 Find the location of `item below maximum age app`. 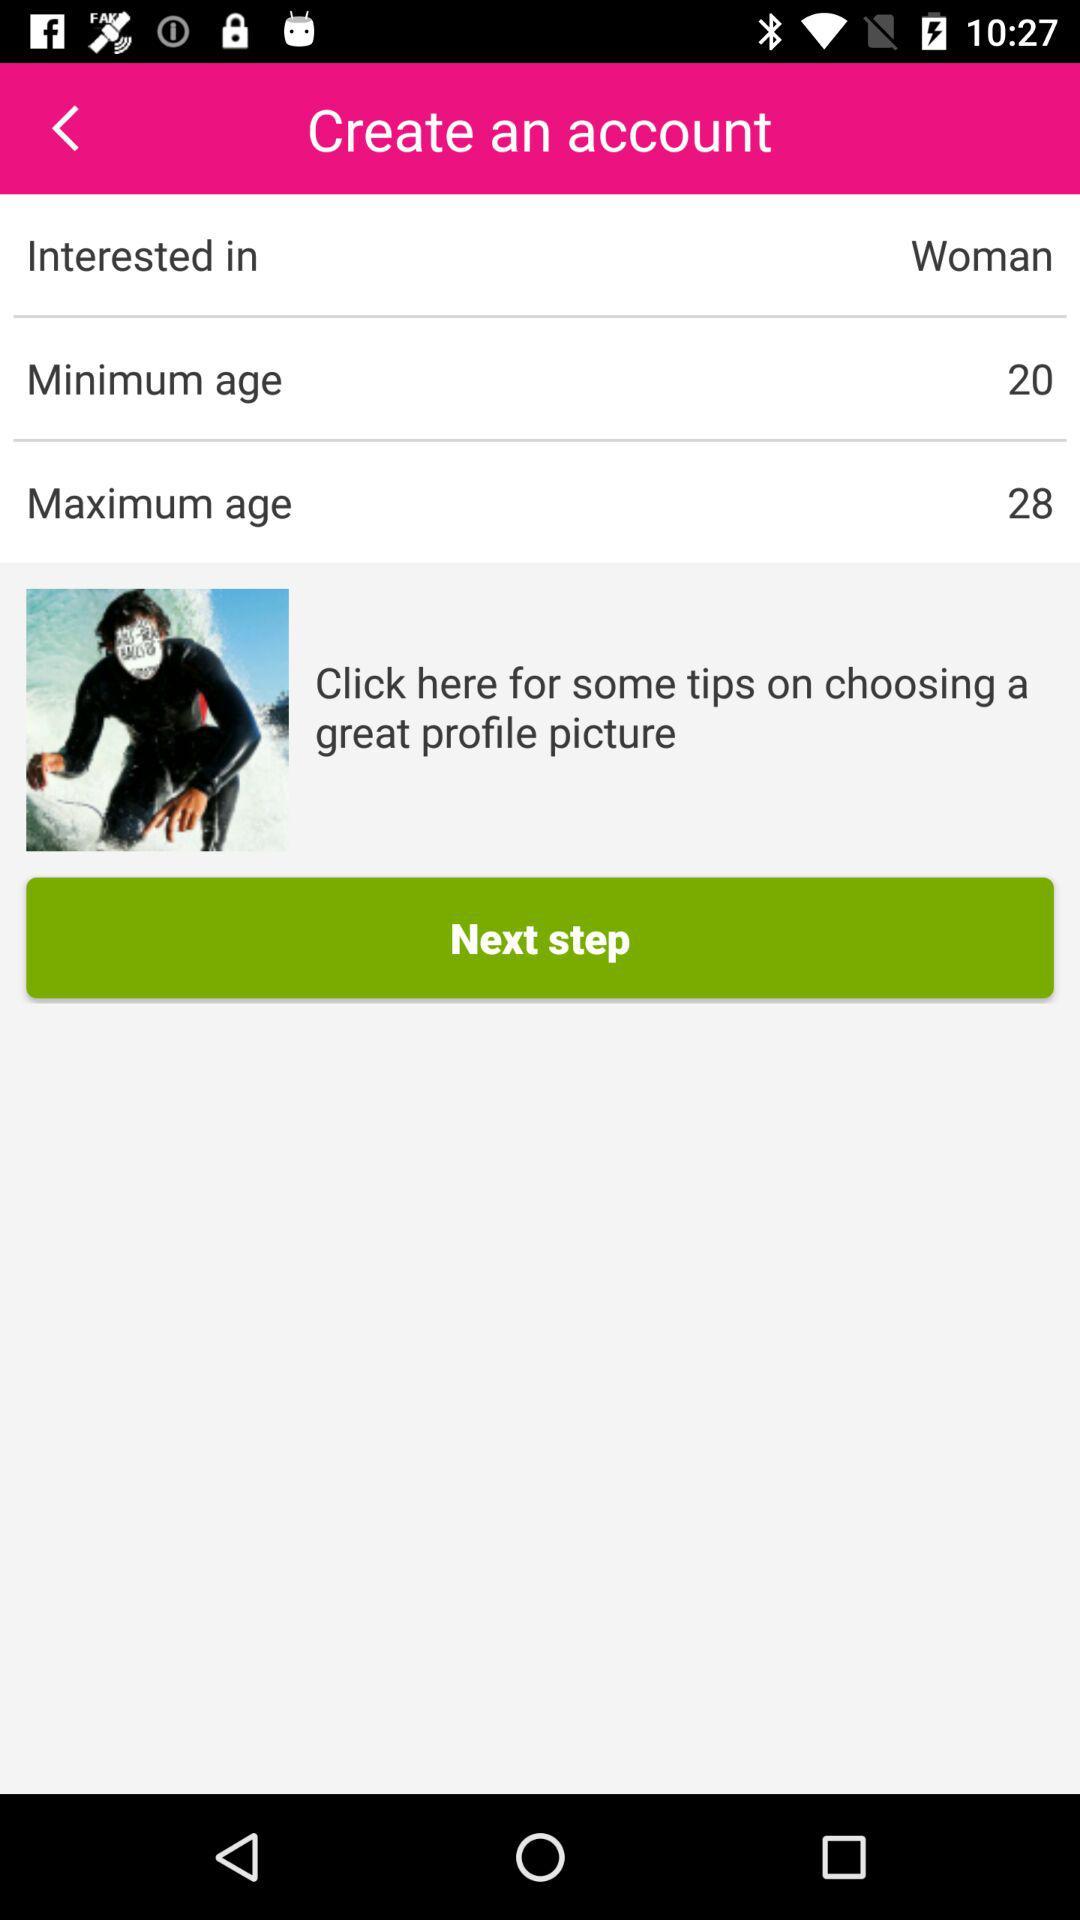

item below maximum age app is located at coordinates (156, 720).